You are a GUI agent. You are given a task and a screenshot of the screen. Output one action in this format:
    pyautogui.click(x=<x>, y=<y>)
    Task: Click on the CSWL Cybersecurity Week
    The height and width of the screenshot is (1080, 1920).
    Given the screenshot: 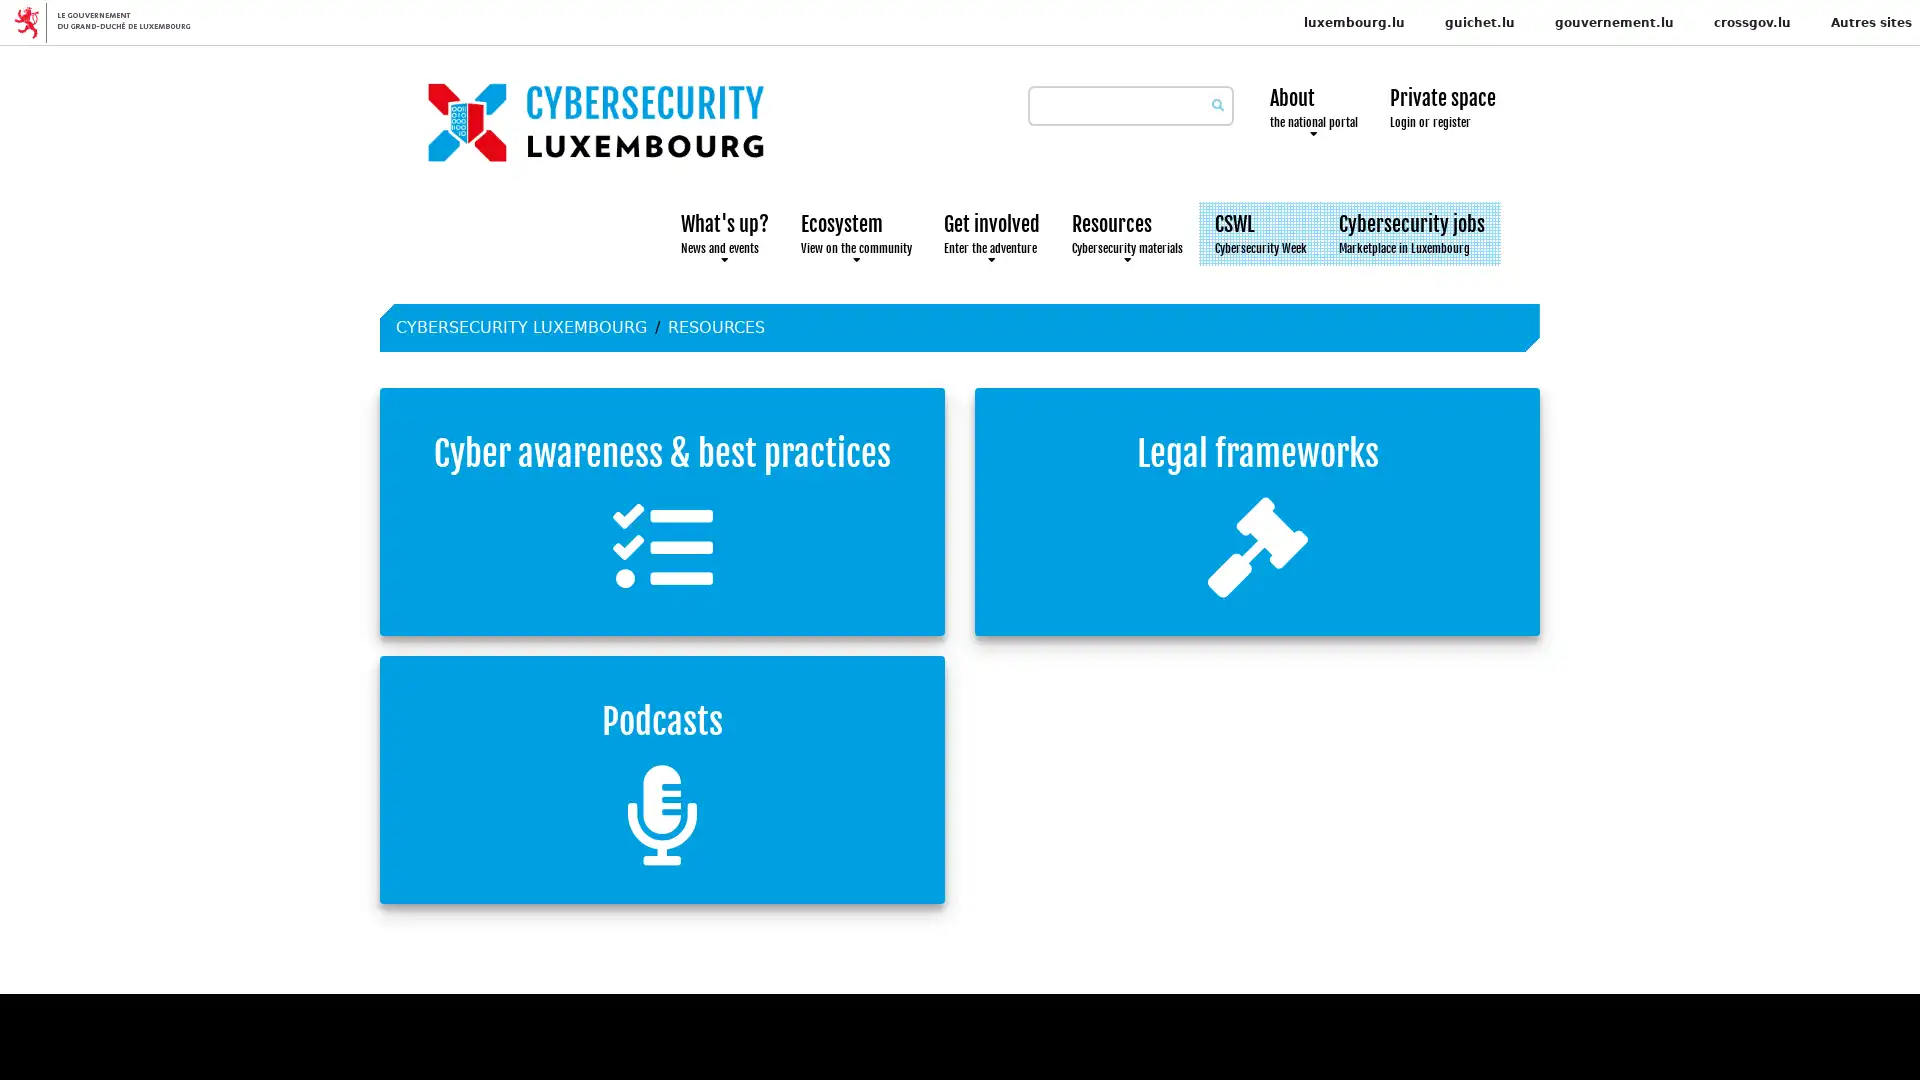 What is the action you would take?
    pyautogui.click(x=1260, y=233)
    